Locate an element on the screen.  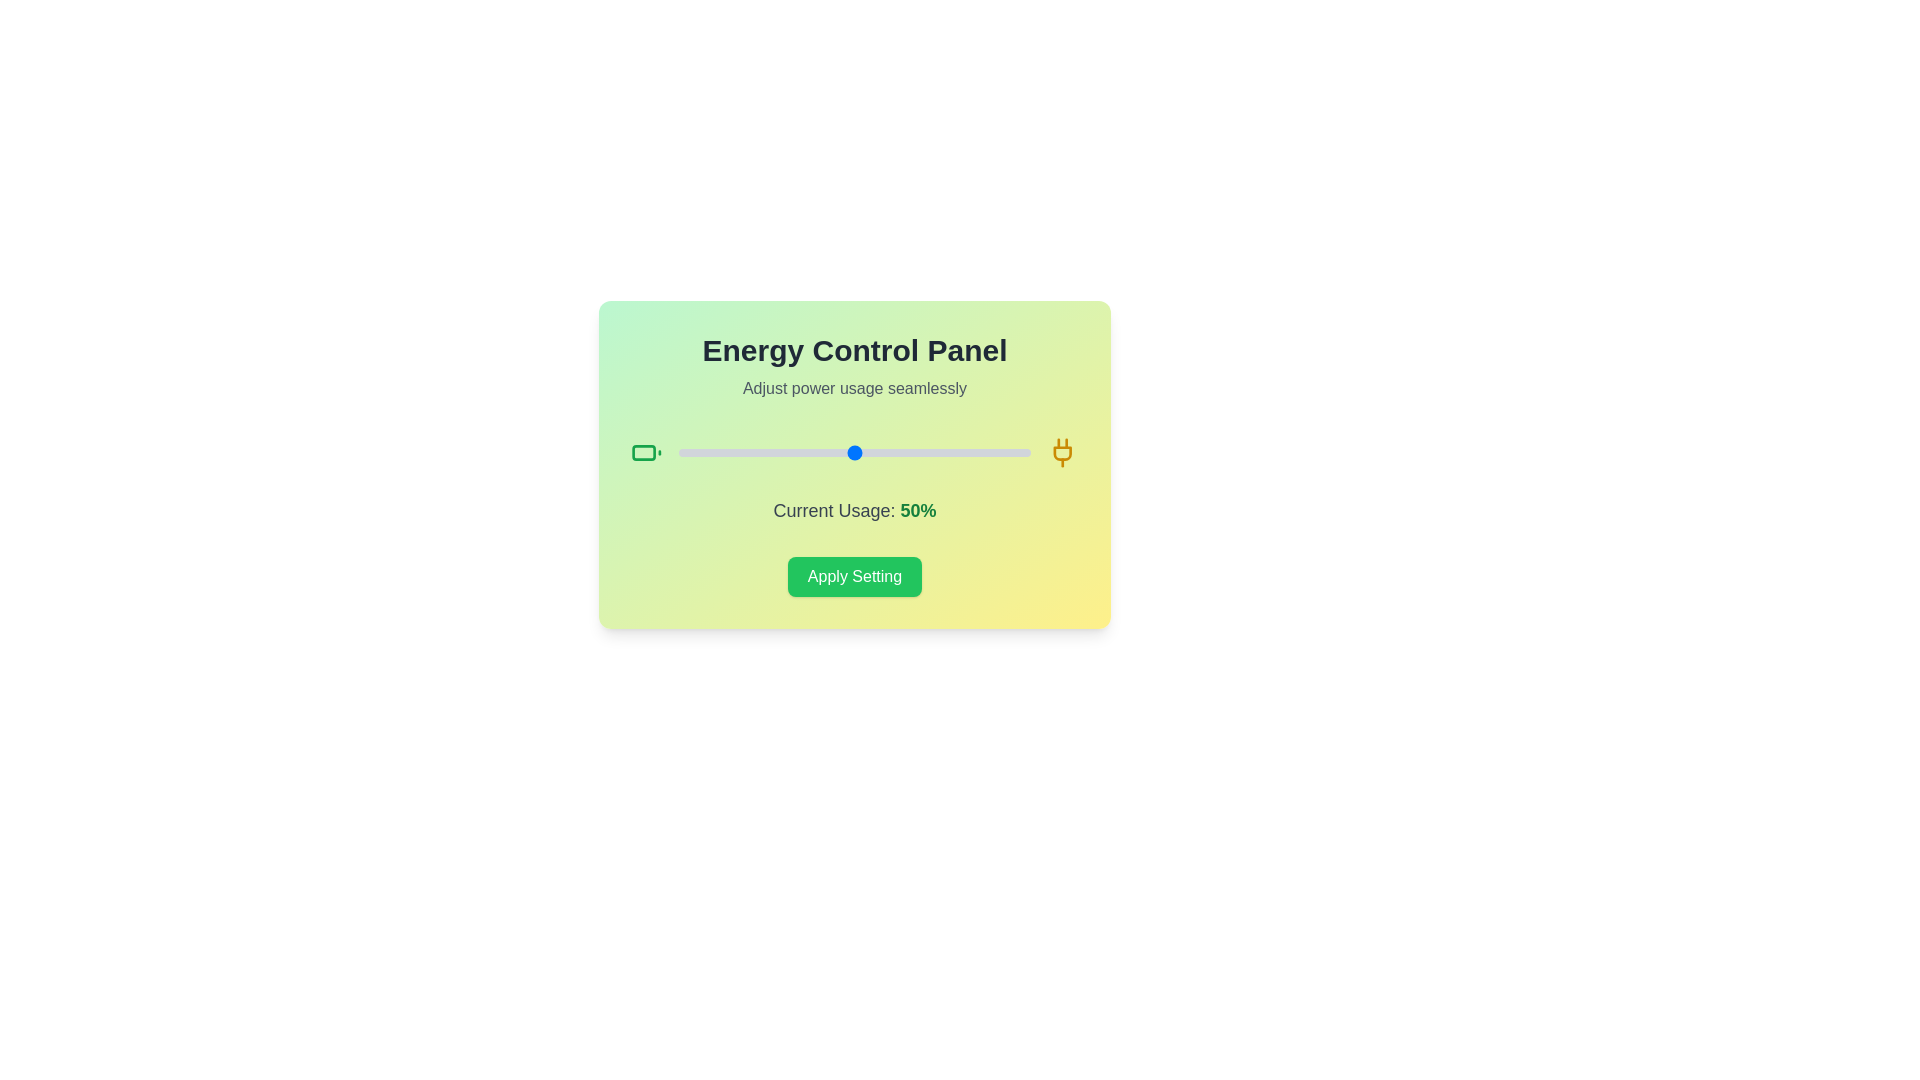
the text element labeled 'Energy Control Panel', which is styled in bold, large dark gray font and located at the top of a greenish gradient background card is located at coordinates (854, 350).